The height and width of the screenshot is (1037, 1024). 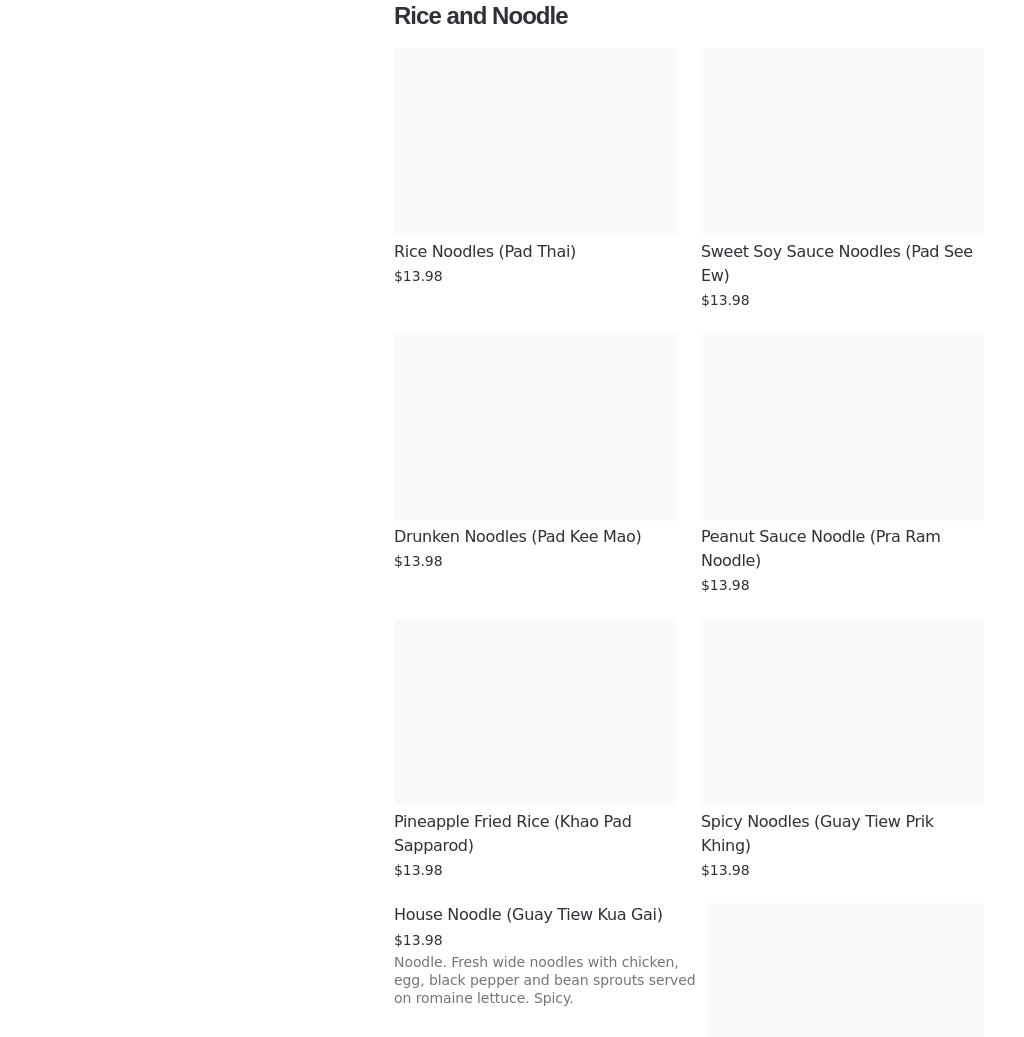 What do you see at coordinates (527, 914) in the screenshot?
I see `'House Noodle (Guay Tiew Kua Gai)'` at bounding box center [527, 914].